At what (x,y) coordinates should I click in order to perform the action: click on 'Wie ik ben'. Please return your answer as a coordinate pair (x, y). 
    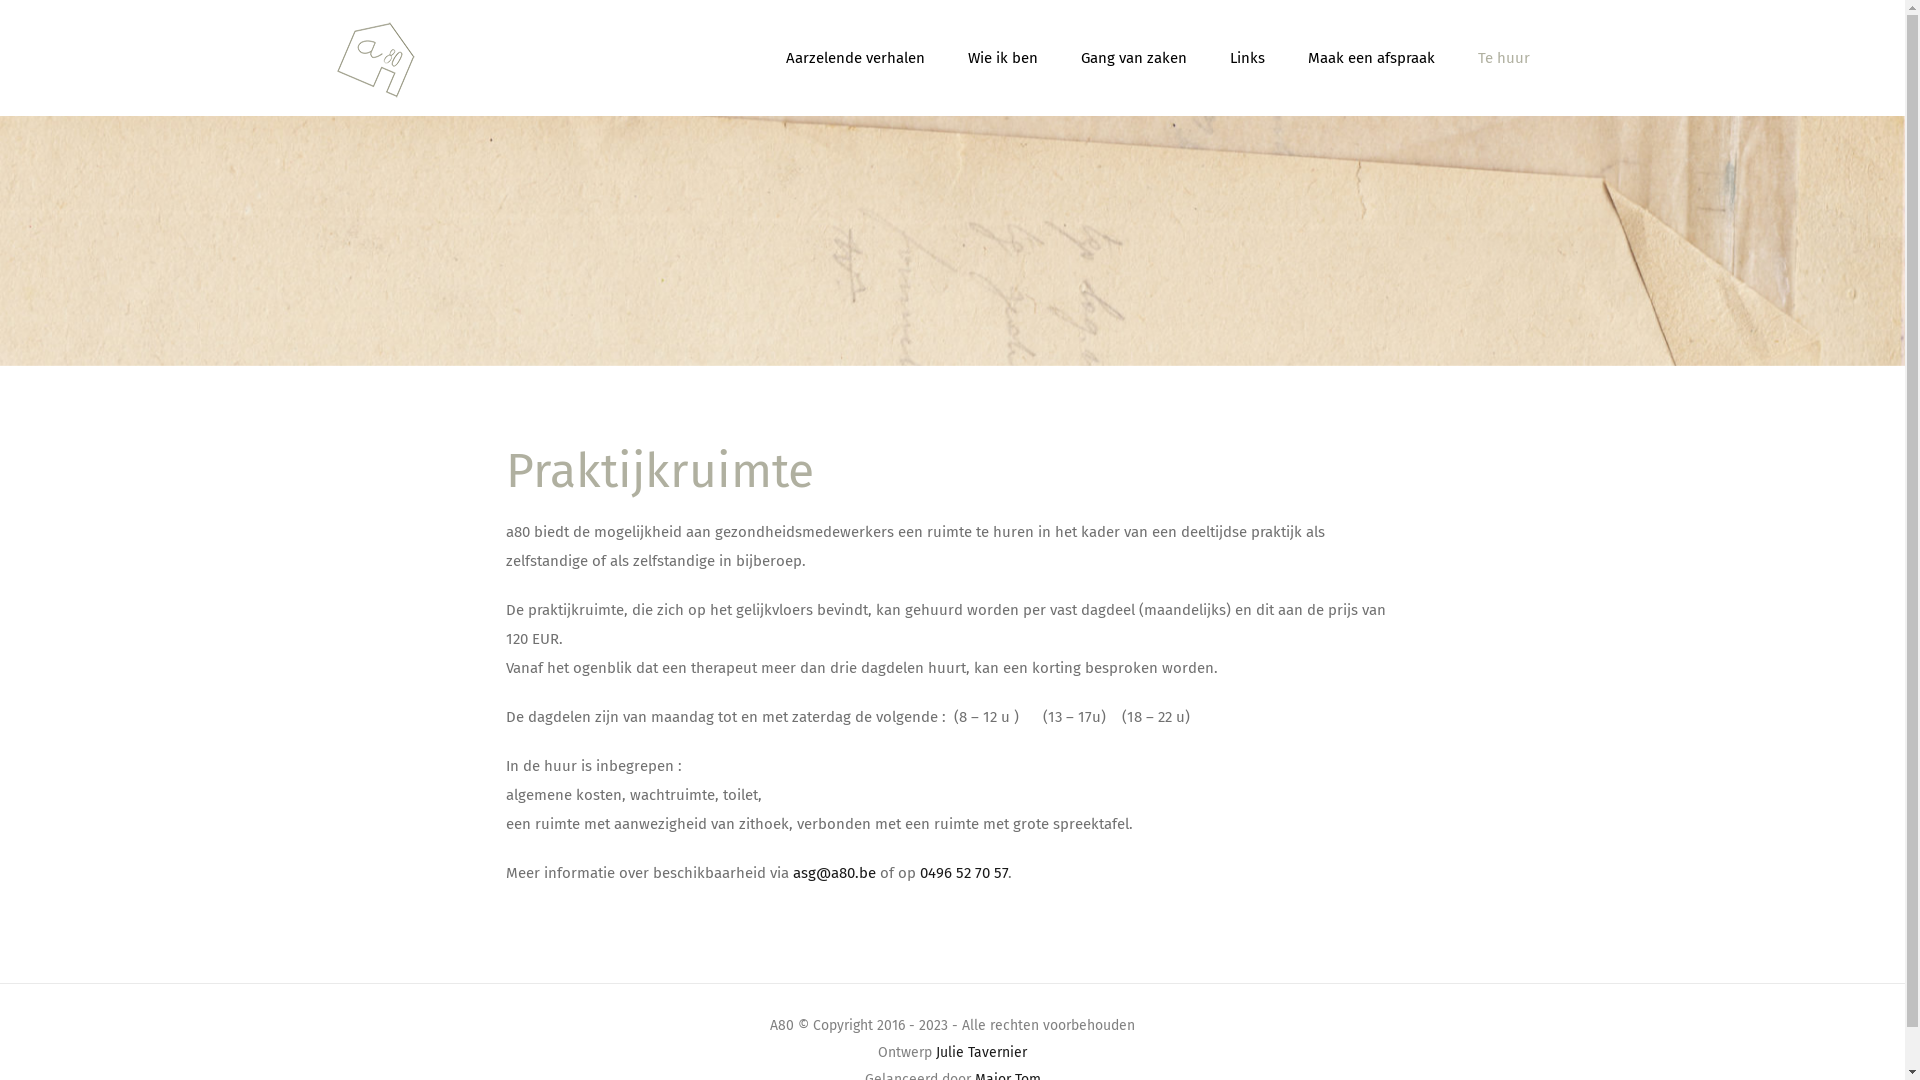
    Looking at the image, I should click on (1003, 56).